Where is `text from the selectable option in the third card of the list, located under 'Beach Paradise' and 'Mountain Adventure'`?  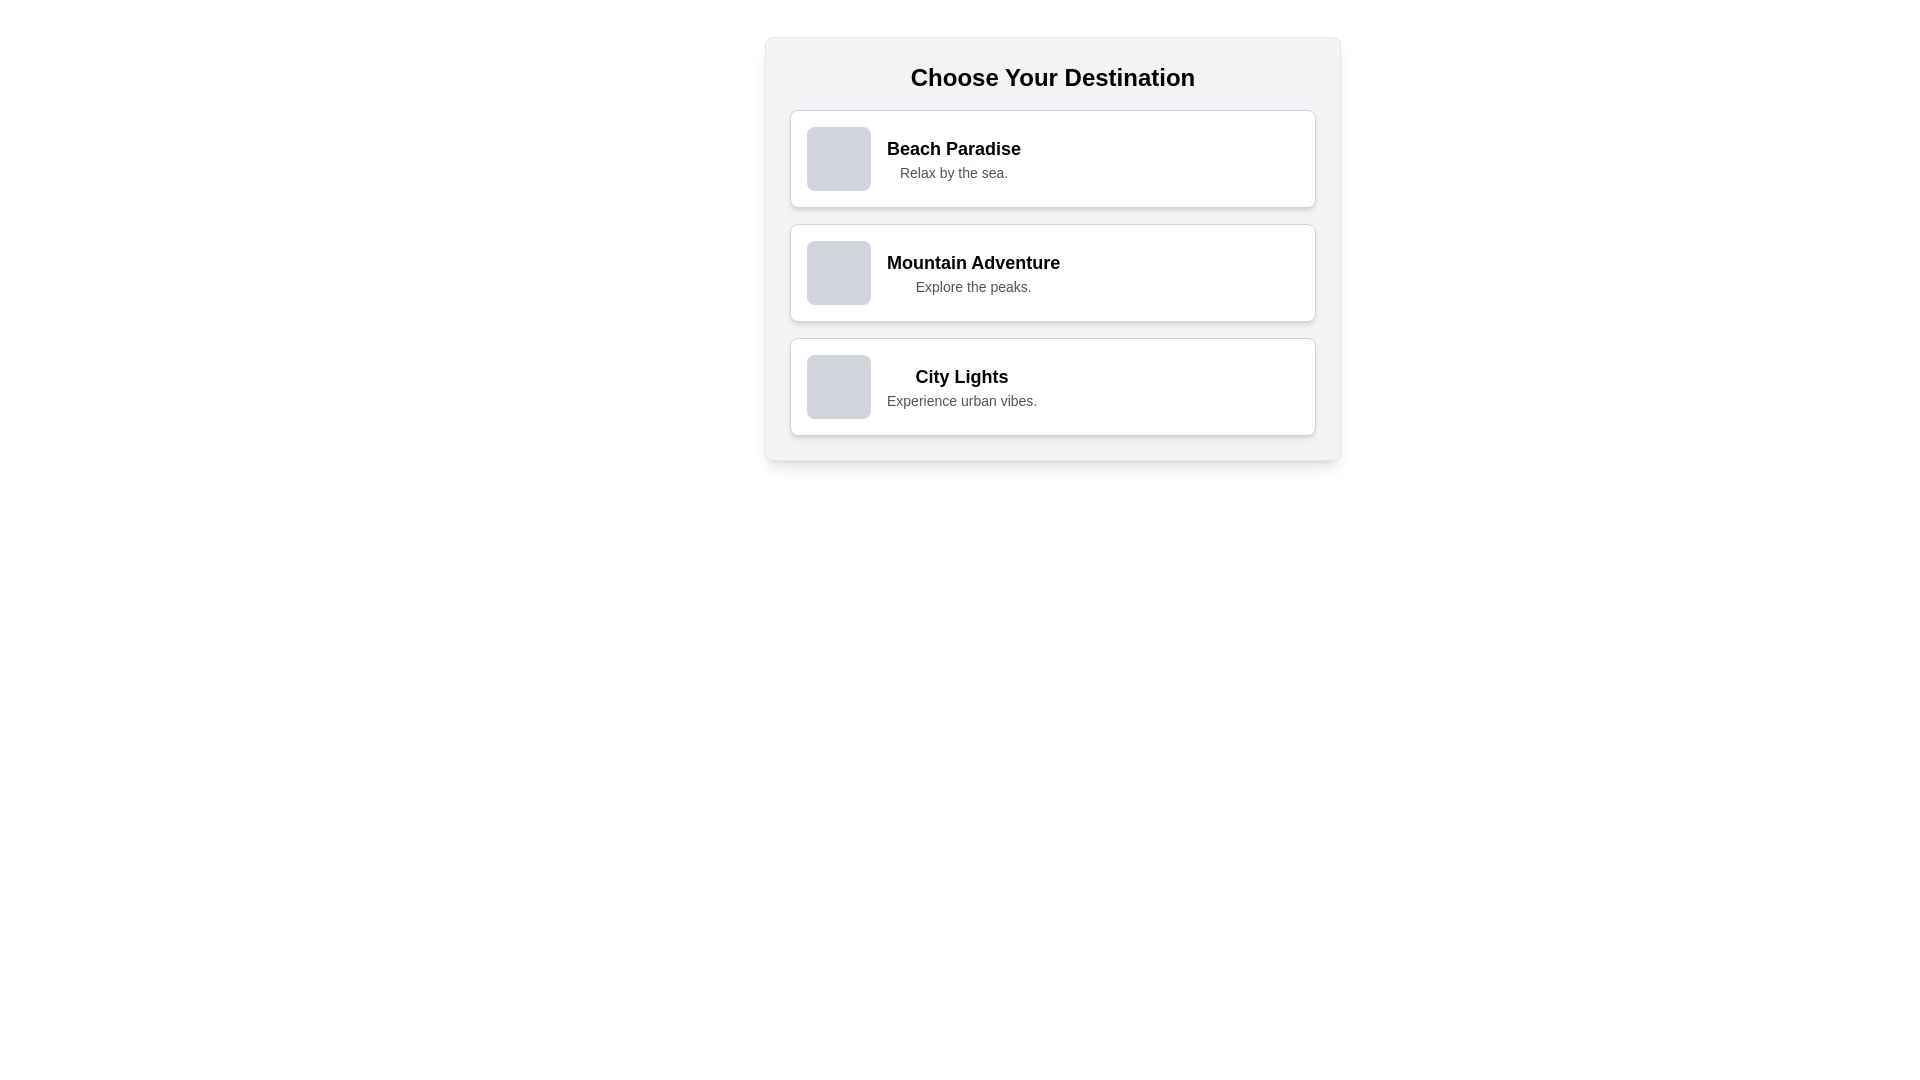 text from the selectable option in the third card of the list, located under 'Beach Paradise' and 'Mountain Adventure' is located at coordinates (961, 386).